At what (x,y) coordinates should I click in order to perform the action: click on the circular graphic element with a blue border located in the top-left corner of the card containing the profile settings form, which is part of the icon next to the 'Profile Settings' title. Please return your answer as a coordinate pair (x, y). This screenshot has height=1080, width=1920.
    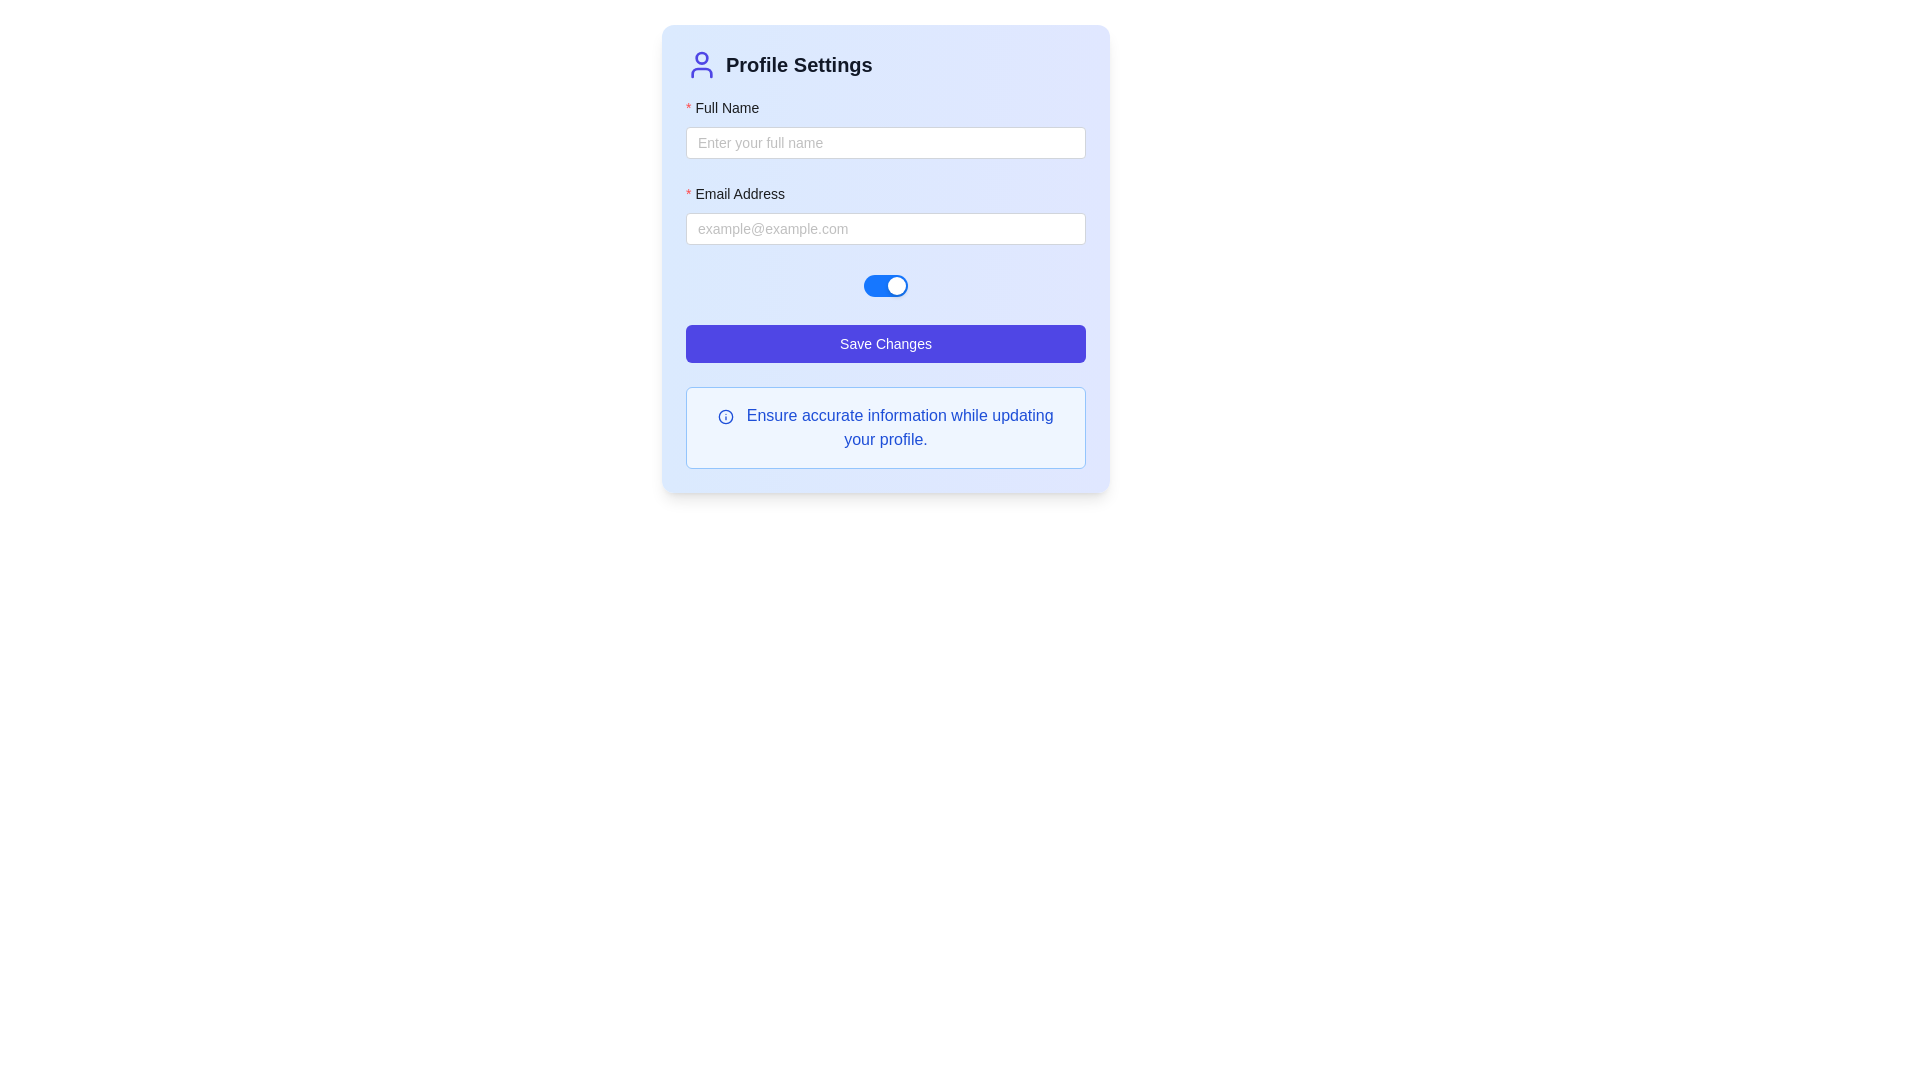
    Looking at the image, I should click on (725, 415).